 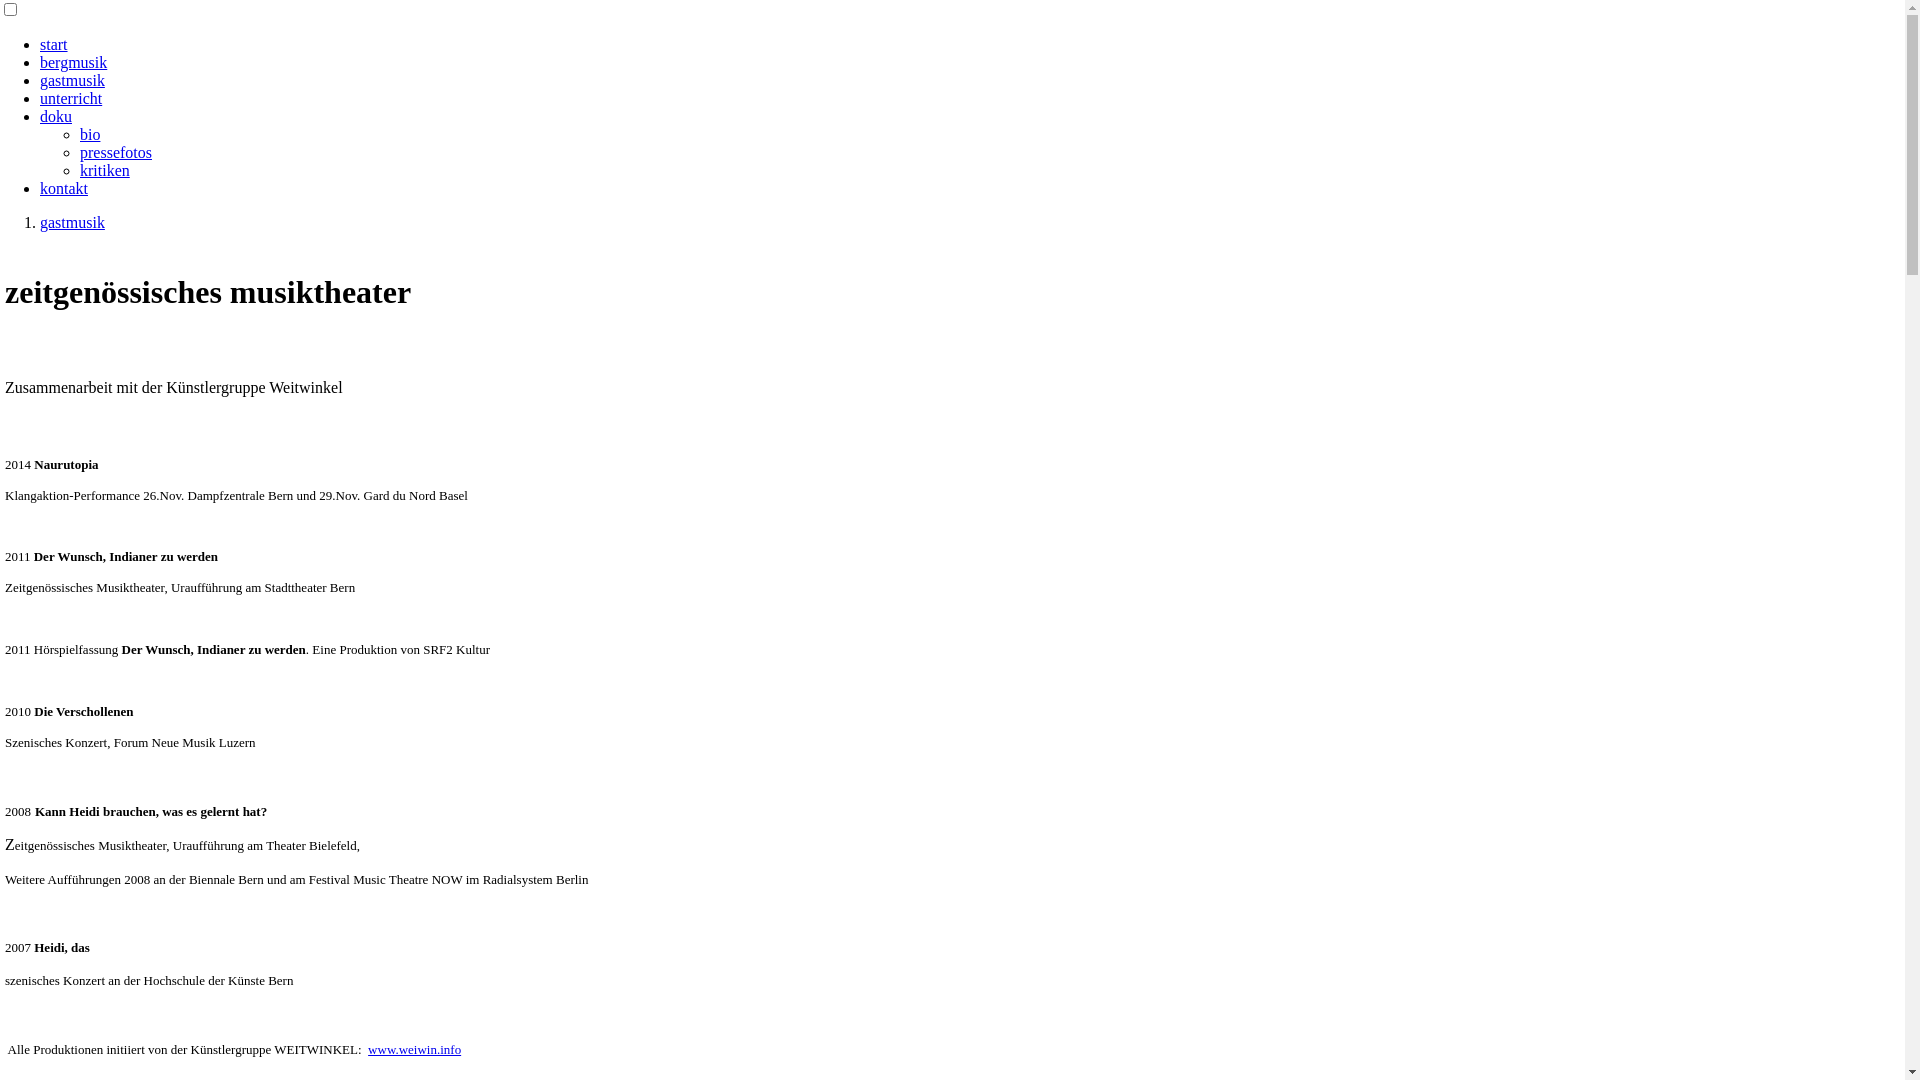 I want to click on 'gastmusik', so click(x=39, y=222).